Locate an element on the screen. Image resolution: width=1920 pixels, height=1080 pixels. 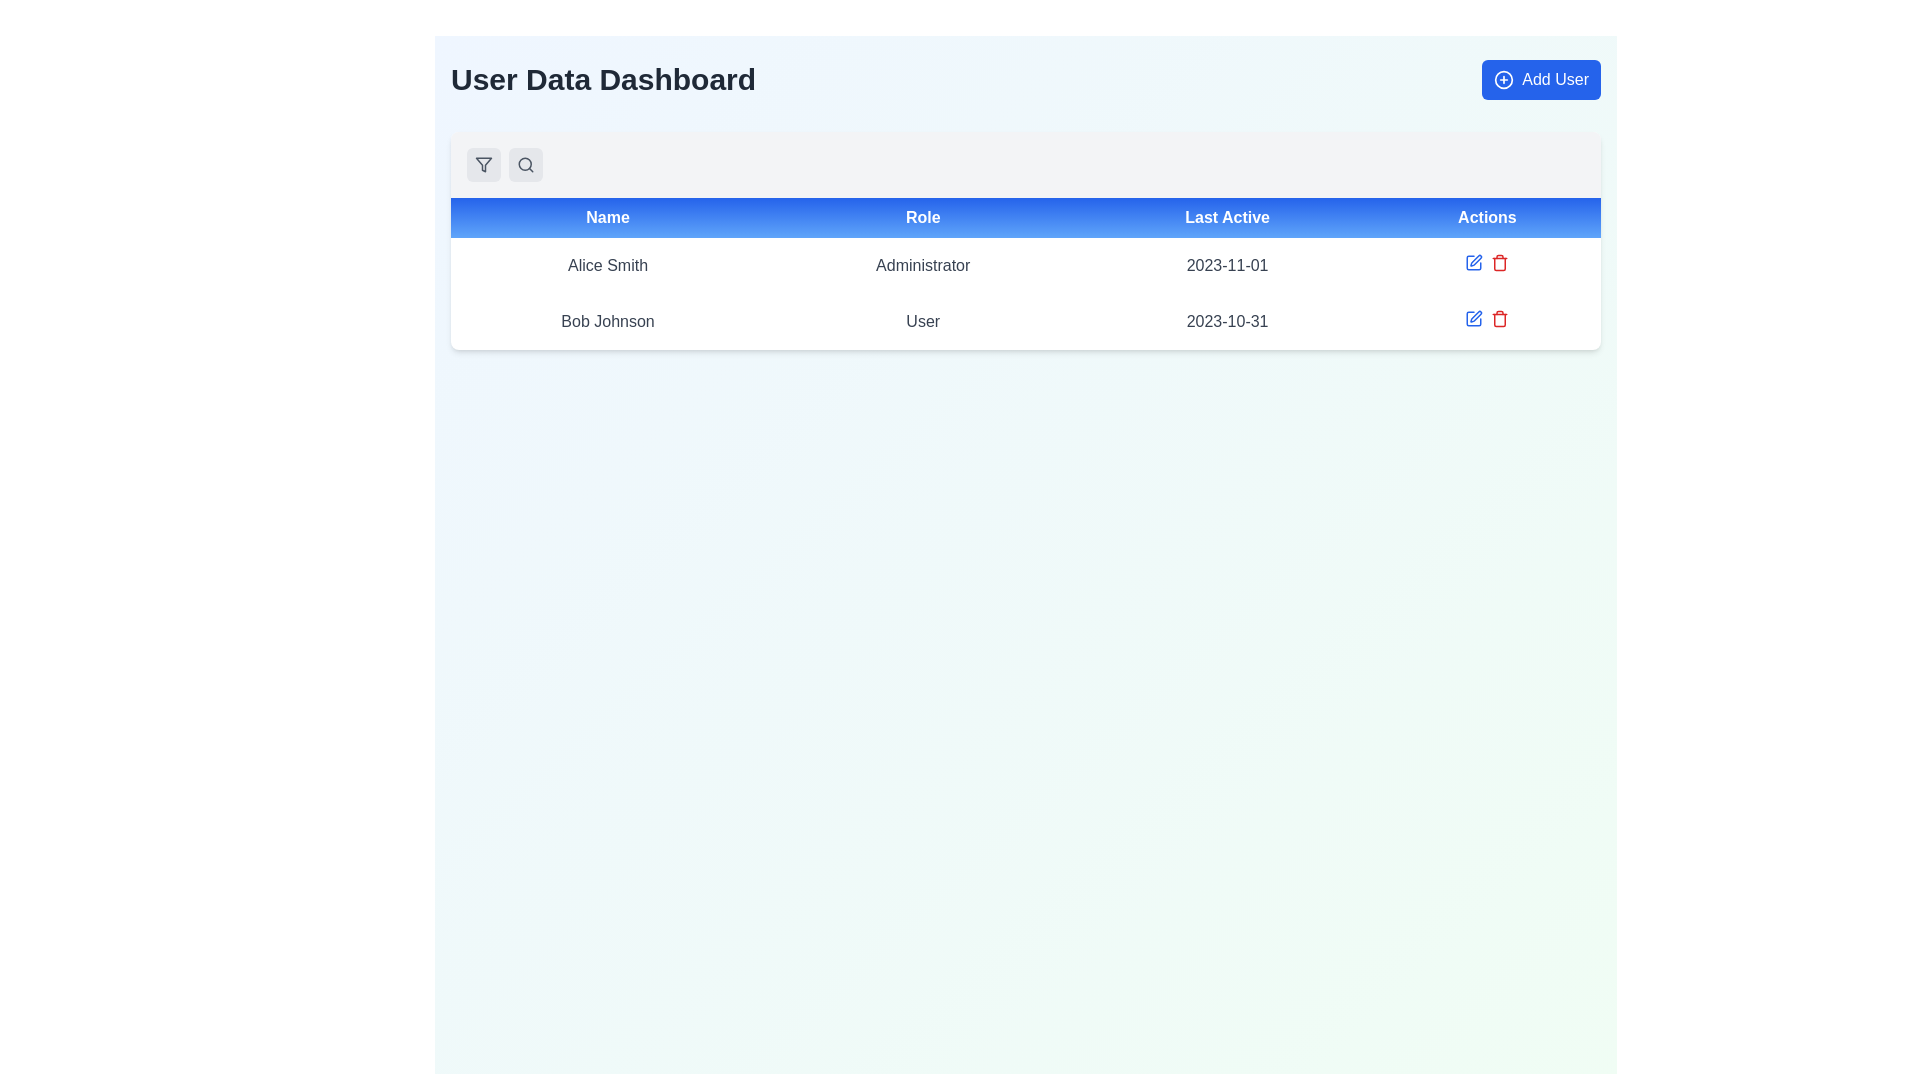
the search icon located in the upper left corner of the dashboard is located at coordinates (526, 164).